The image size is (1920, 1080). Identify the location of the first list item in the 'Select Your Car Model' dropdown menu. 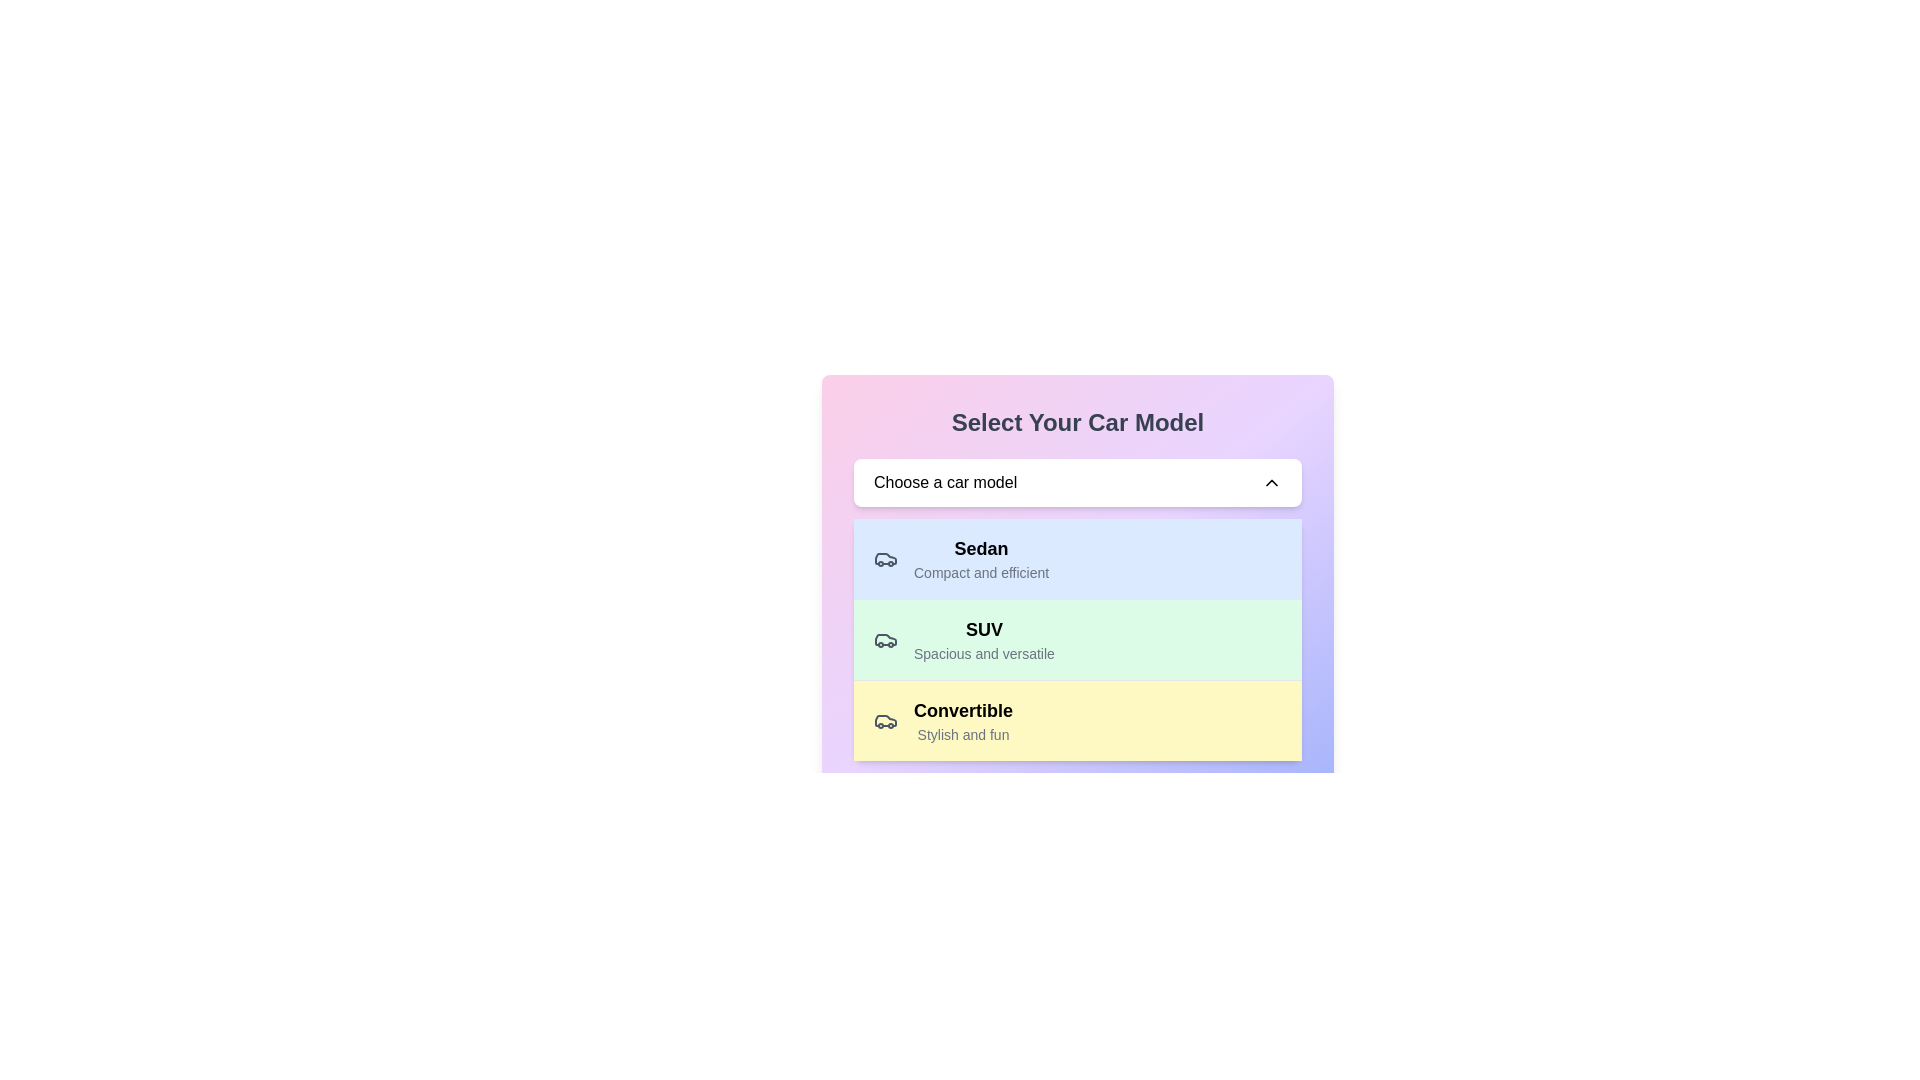
(981, 559).